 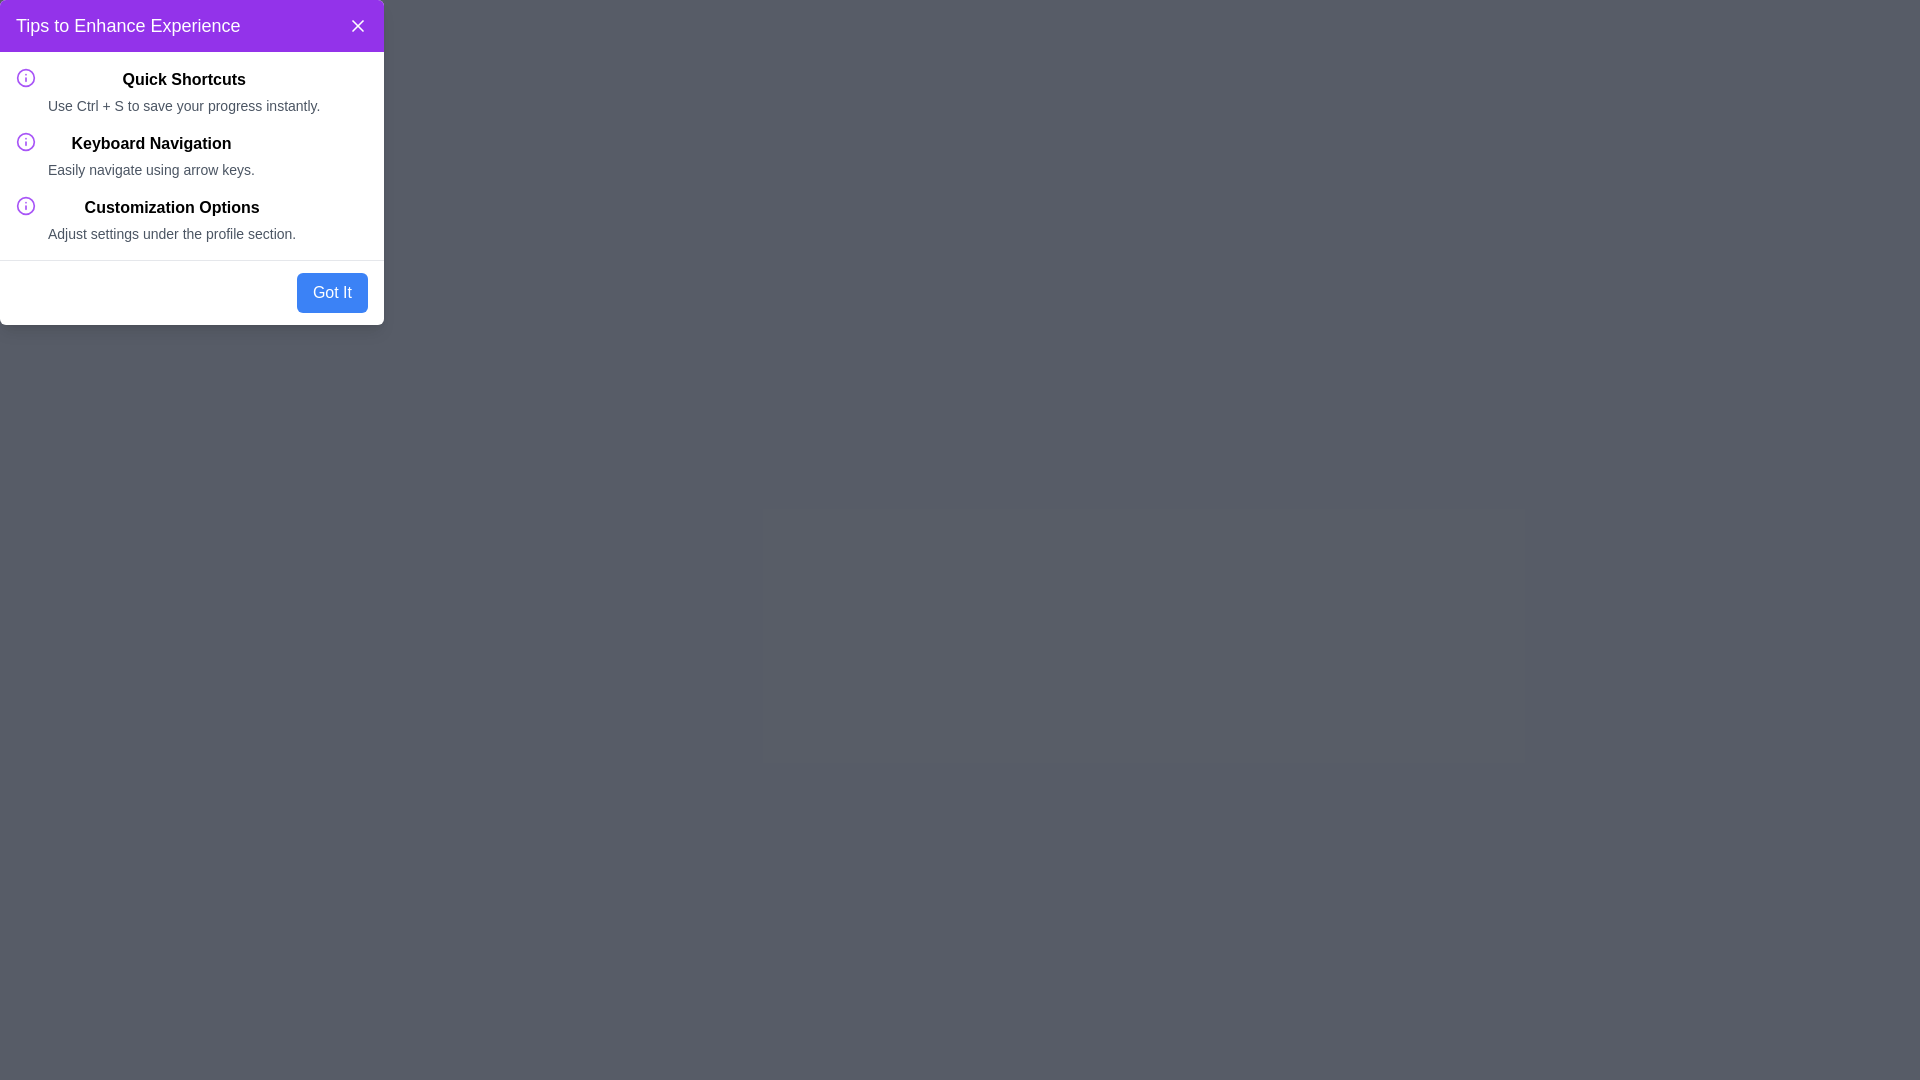 I want to click on the text label that reads 'Keyboard Navigation', which is a bold heading positioned above the description 'Easily navigate using arrow keys' within the purple modal titled 'Tips to Enhance Experience', so click(x=150, y=142).